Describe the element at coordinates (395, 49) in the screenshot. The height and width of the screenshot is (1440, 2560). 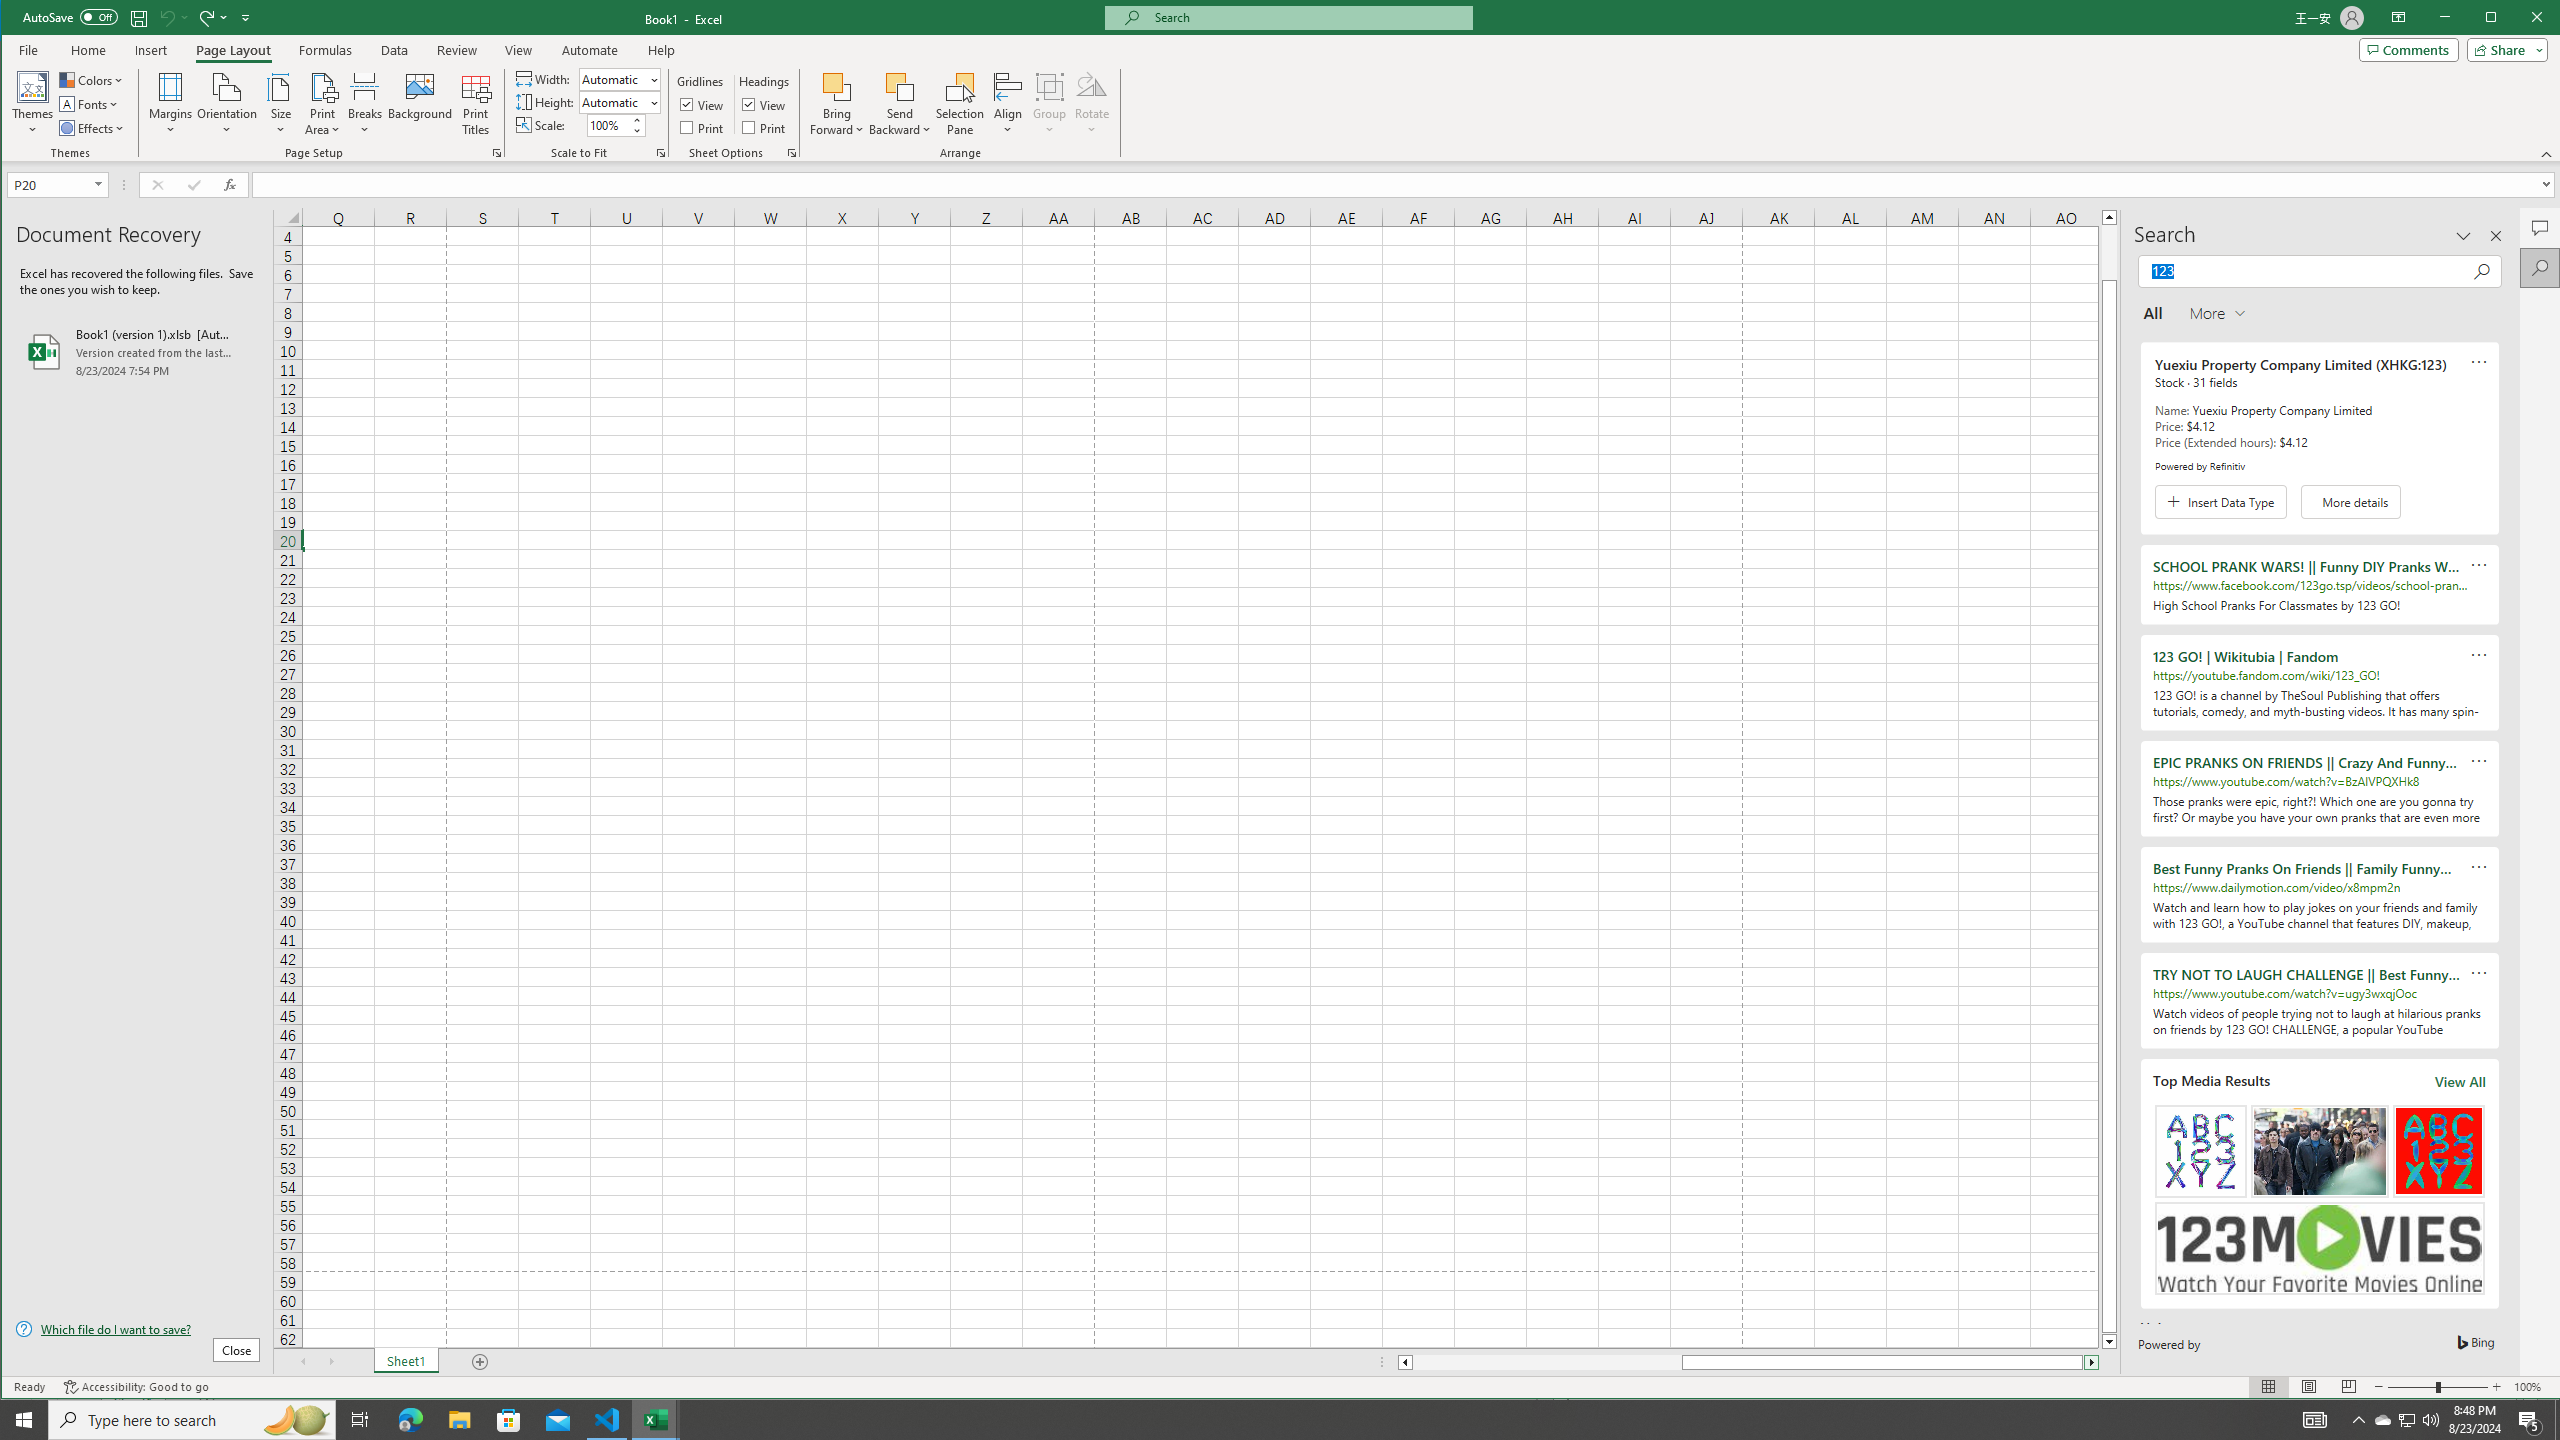
I see `'Data'` at that location.